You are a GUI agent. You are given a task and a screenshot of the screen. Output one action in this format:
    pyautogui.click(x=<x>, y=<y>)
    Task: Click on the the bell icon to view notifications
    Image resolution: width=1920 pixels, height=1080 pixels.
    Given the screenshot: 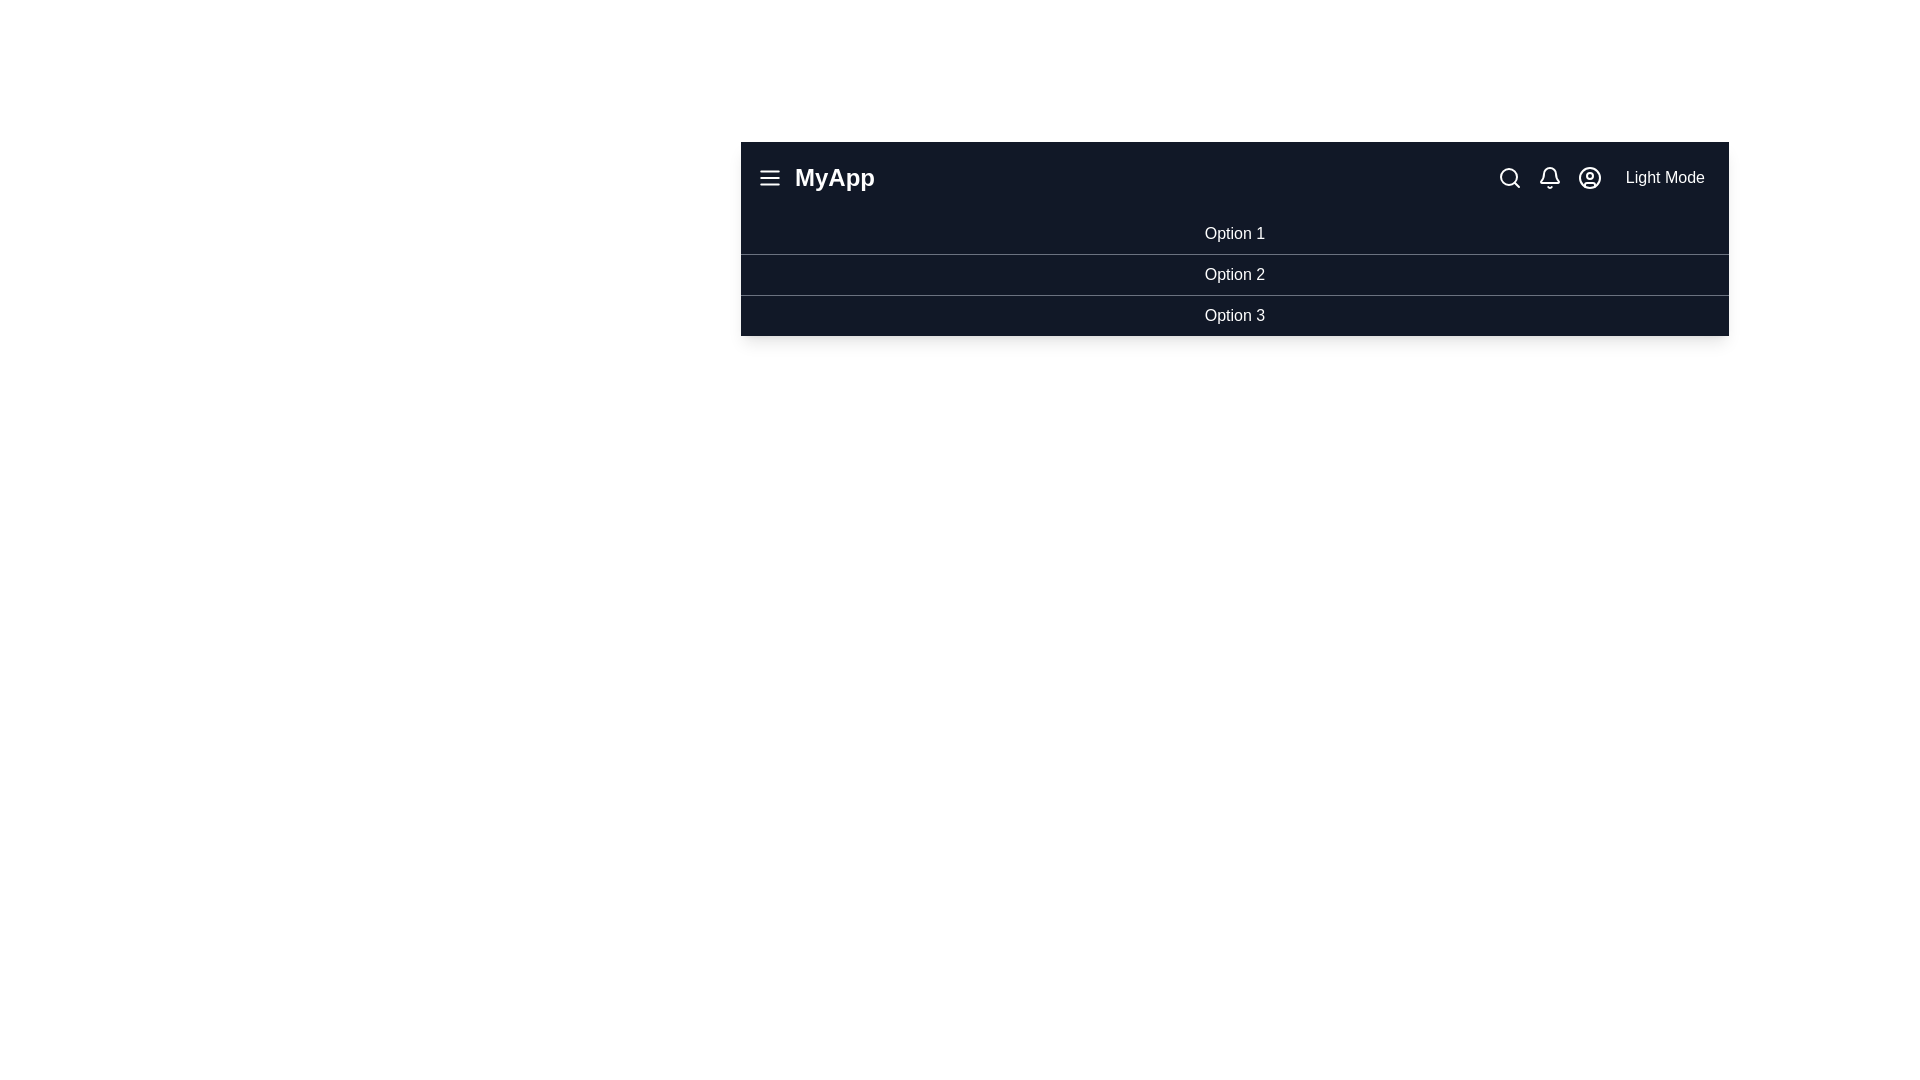 What is the action you would take?
    pyautogui.click(x=1548, y=176)
    